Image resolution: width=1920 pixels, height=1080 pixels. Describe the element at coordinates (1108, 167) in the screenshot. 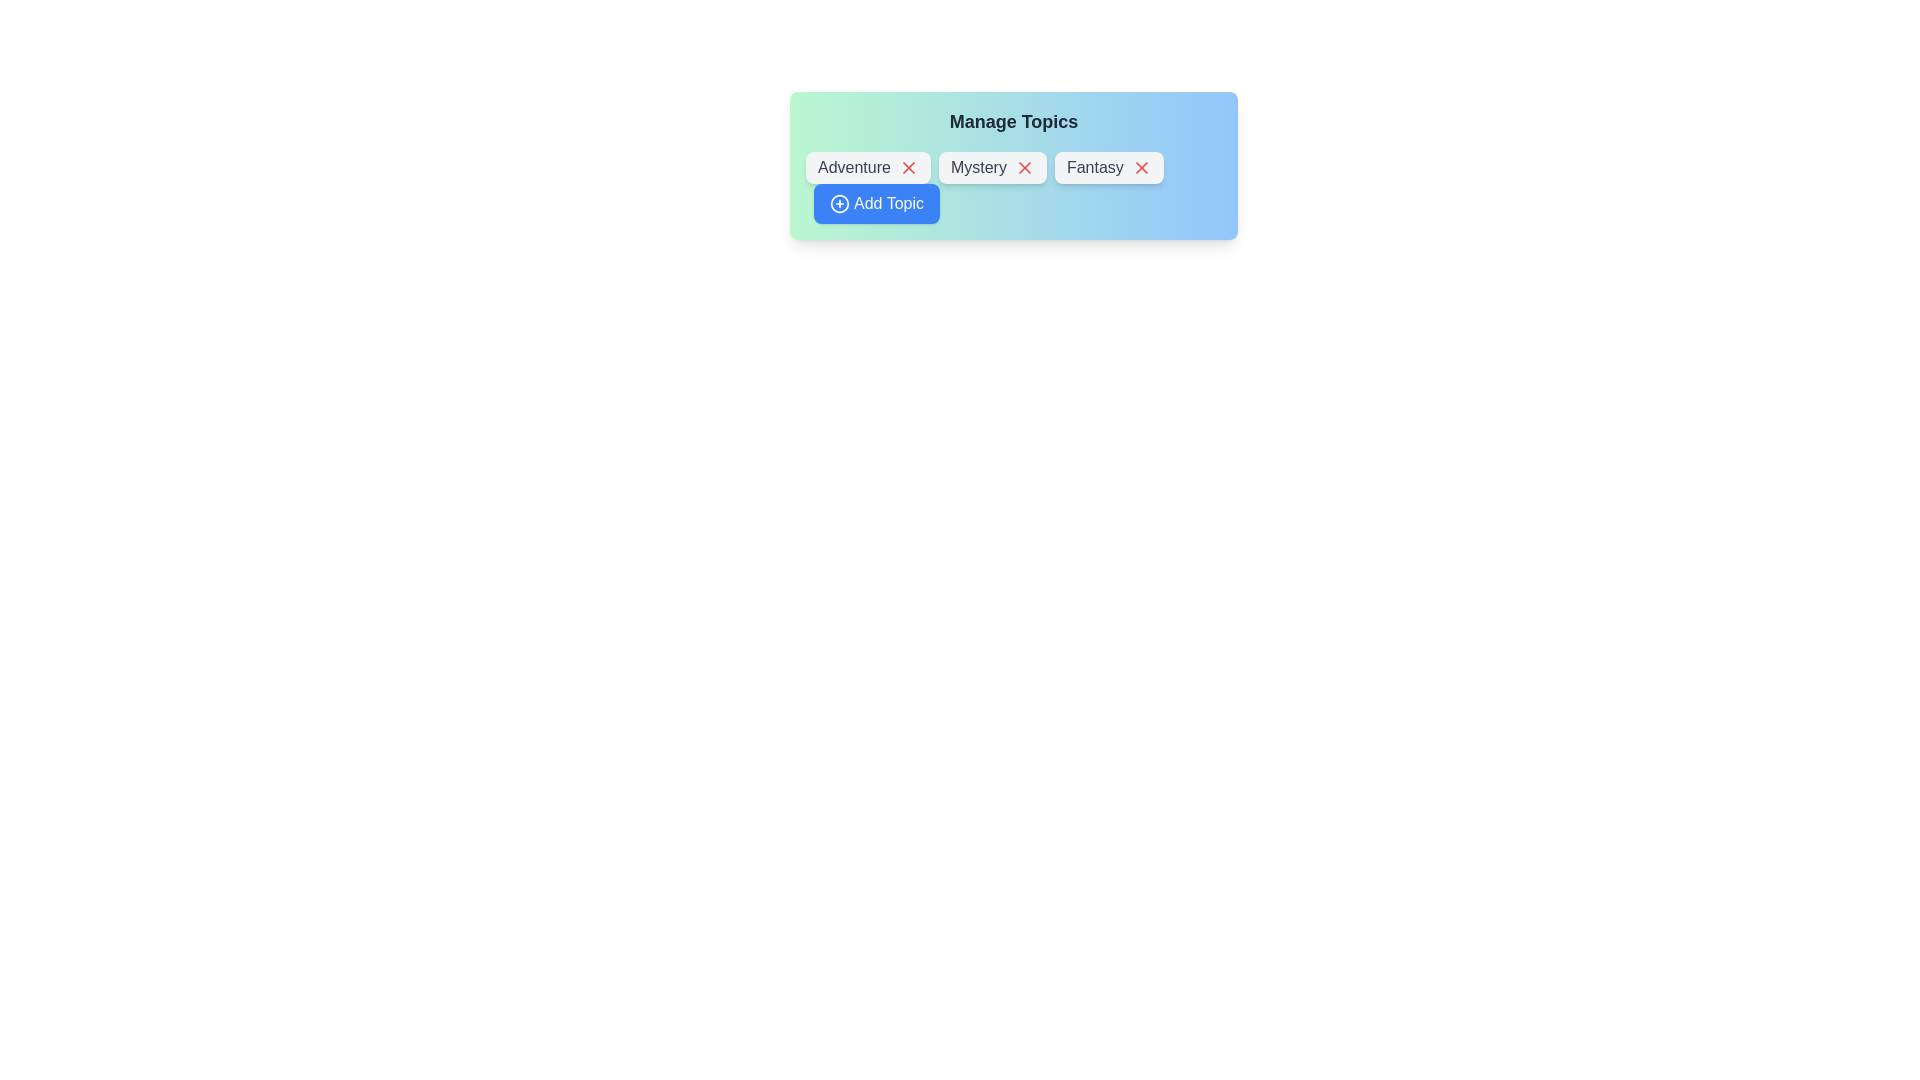

I see `the text label of the chip labeled Fantasy` at that location.